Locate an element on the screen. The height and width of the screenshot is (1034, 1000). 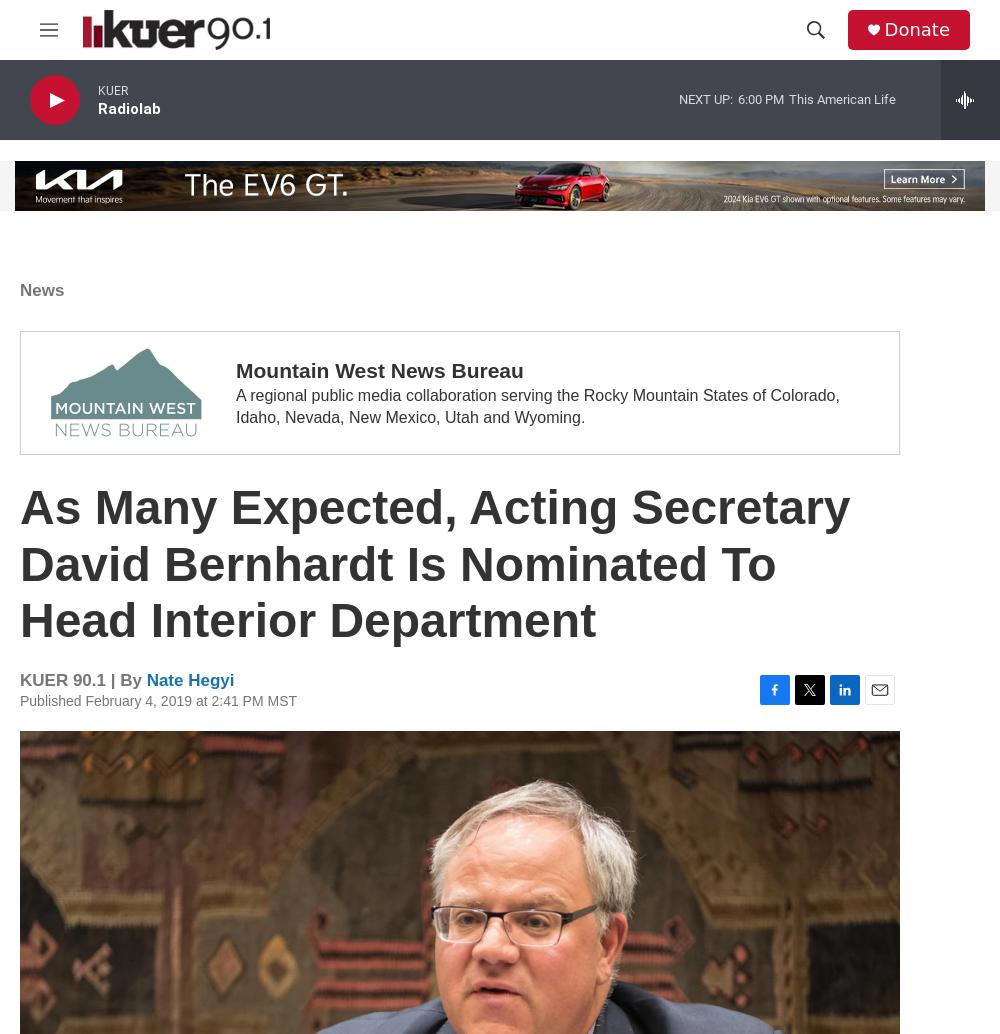
'Next Up:' is located at coordinates (705, 98).